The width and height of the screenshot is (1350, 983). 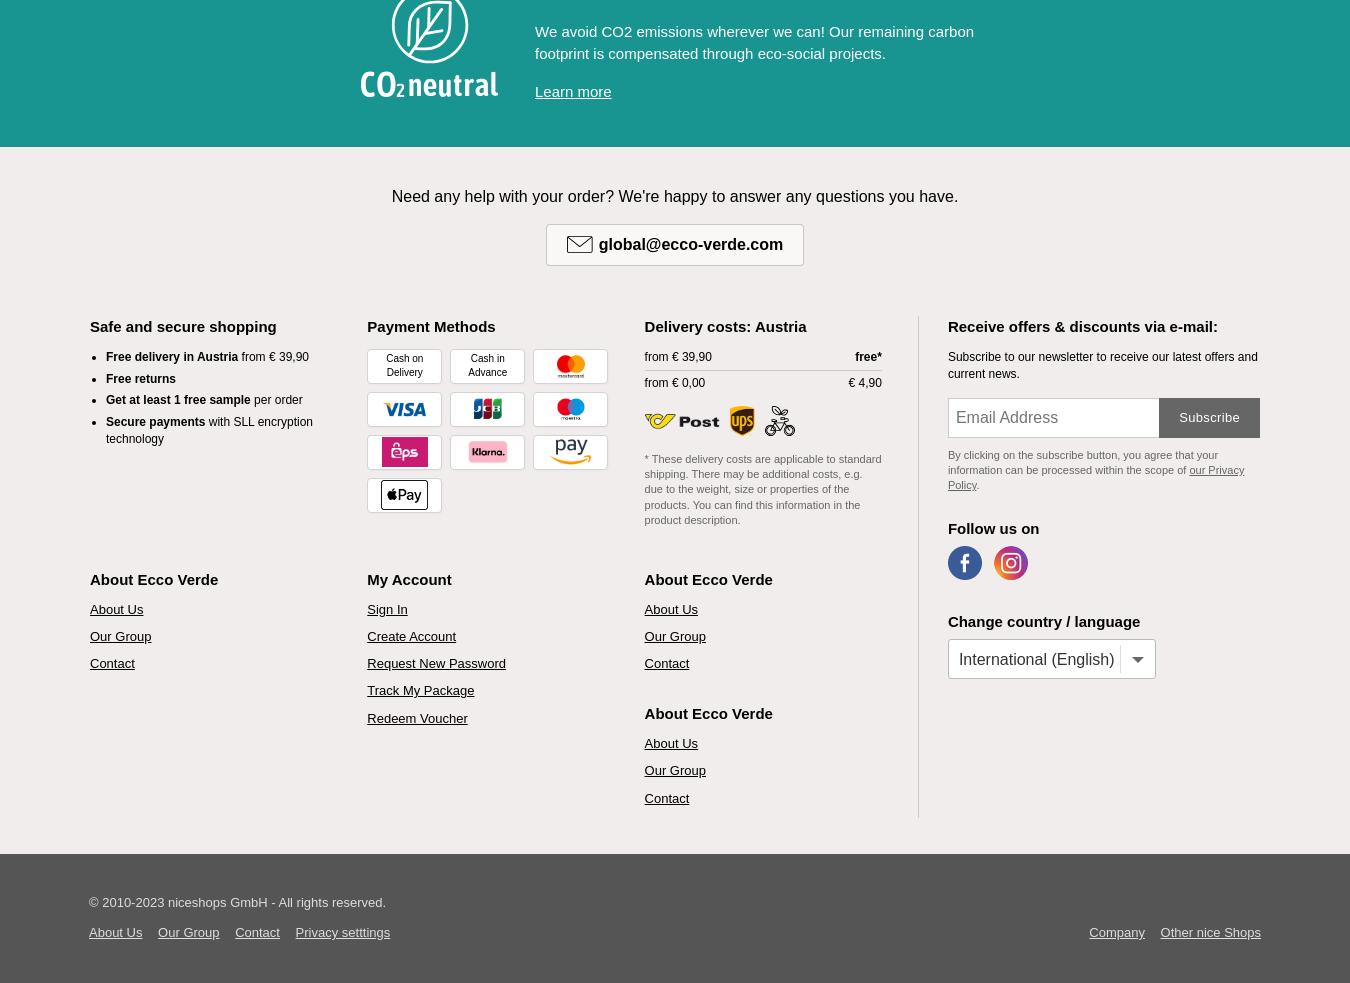 What do you see at coordinates (1209, 932) in the screenshot?
I see `'Other nice Shops'` at bounding box center [1209, 932].